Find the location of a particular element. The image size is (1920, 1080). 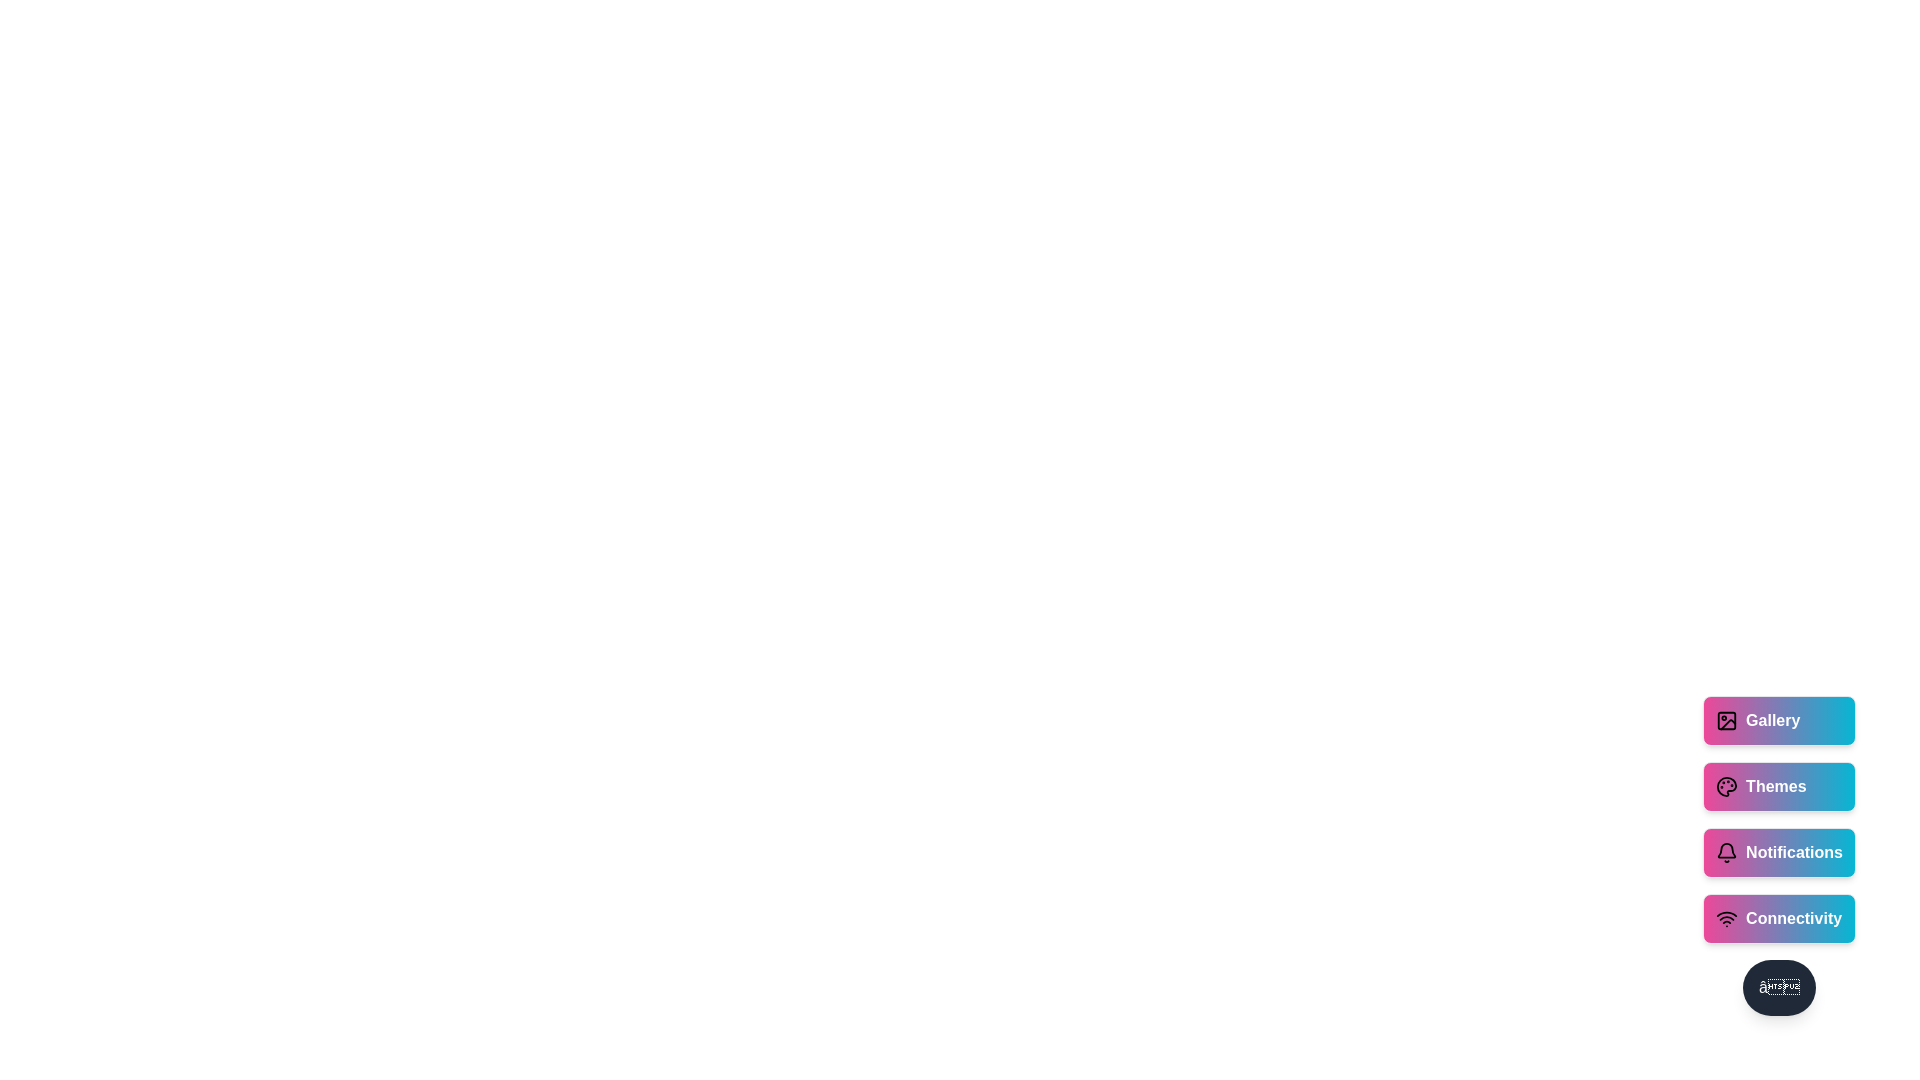

the 'Gallery' text label is located at coordinates (1773, 721).